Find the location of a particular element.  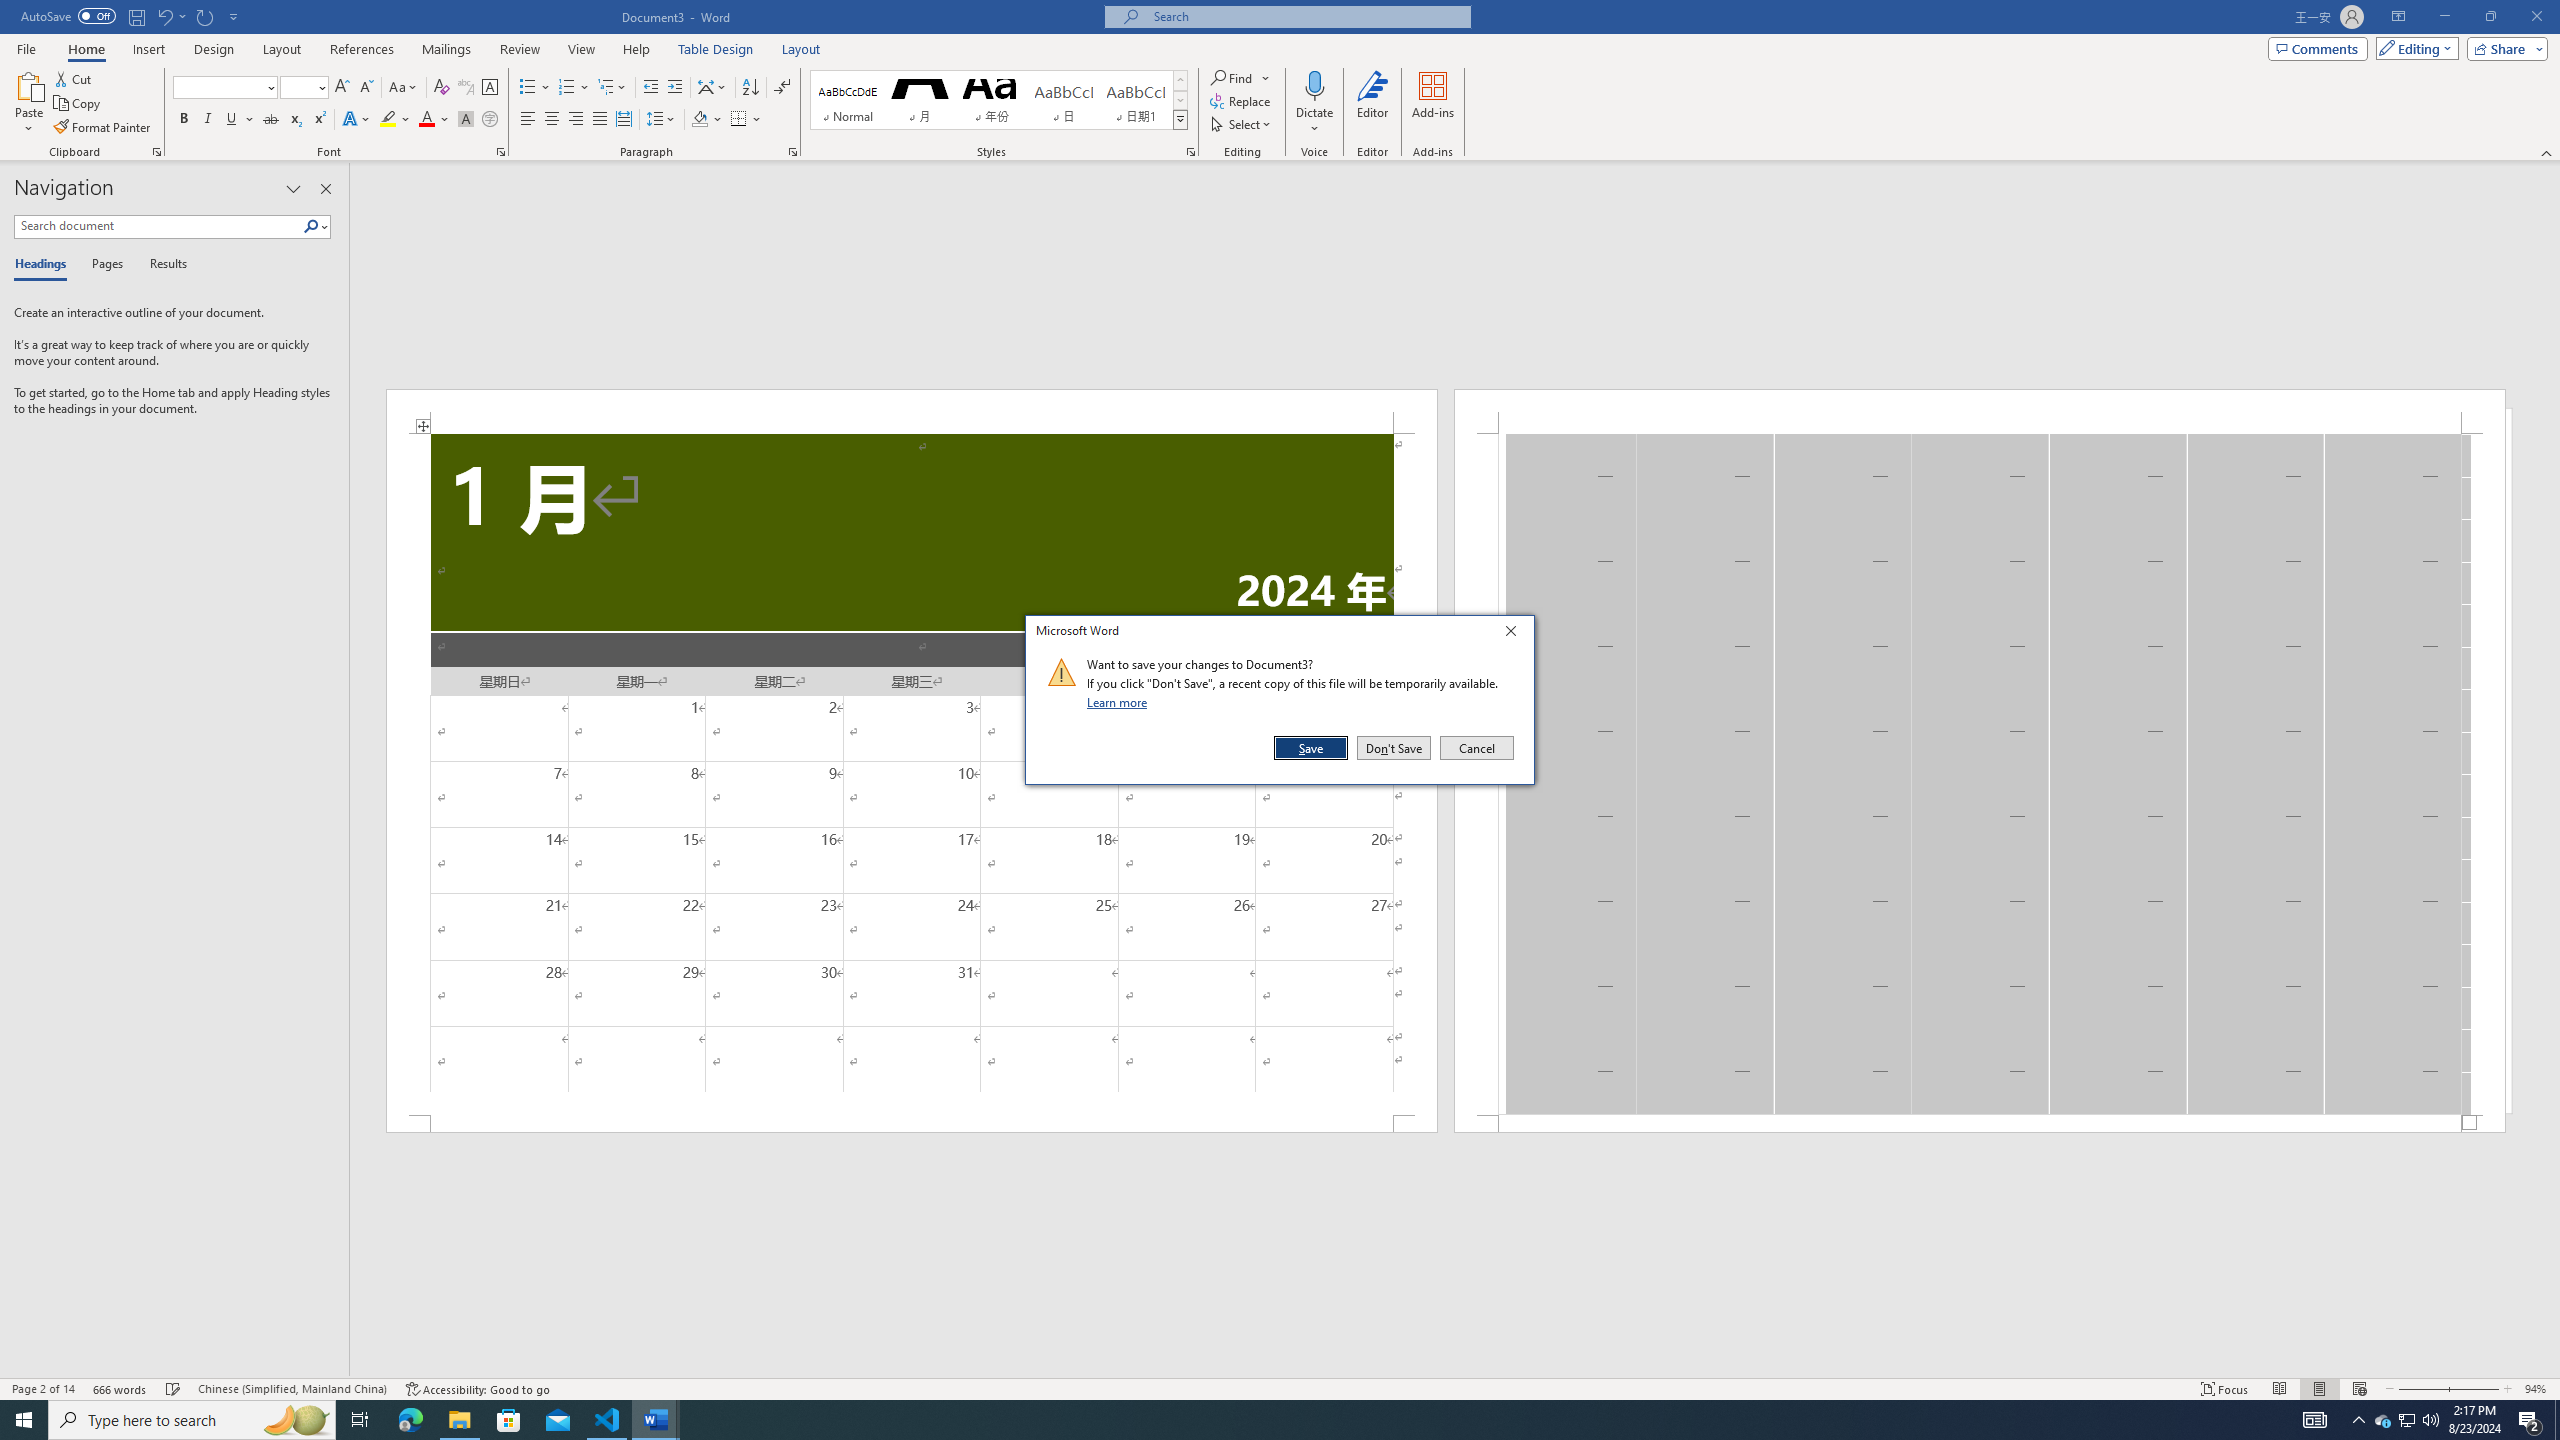

'Undo Distribute Para' is located at coordinates (170, 15).